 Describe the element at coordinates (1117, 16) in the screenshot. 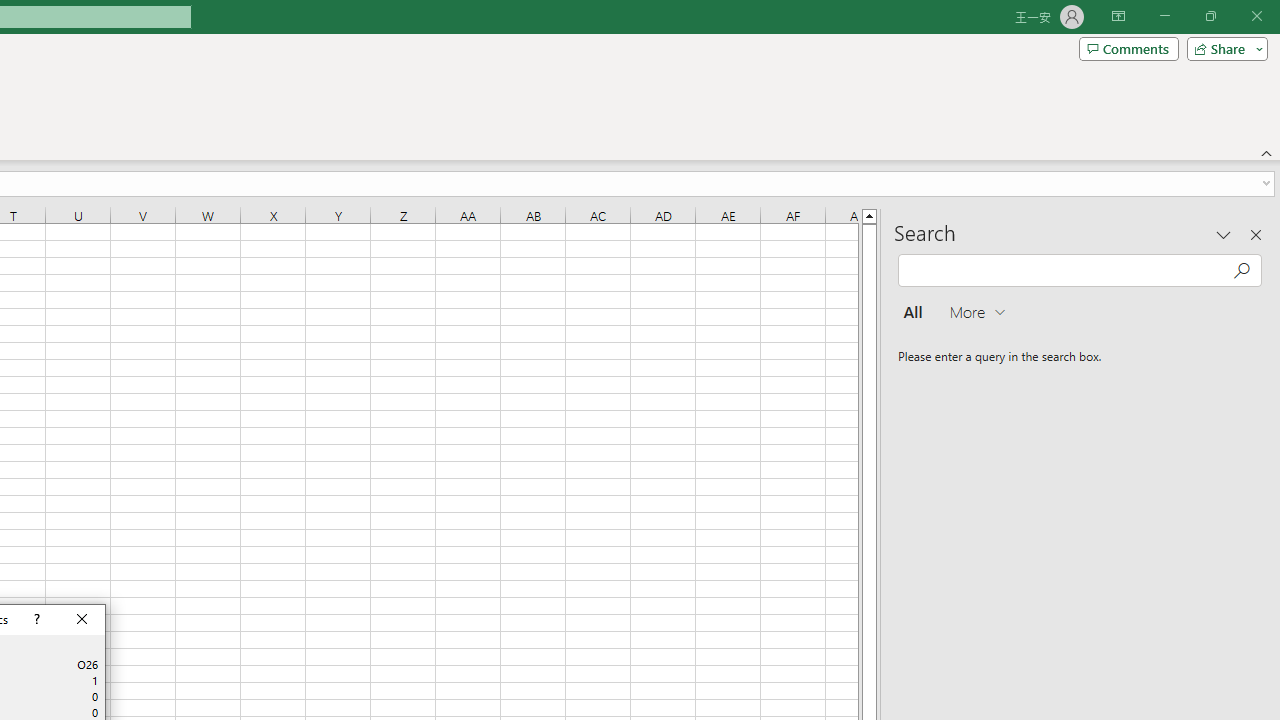

I see `'Ribbon Display Options'` at that location.